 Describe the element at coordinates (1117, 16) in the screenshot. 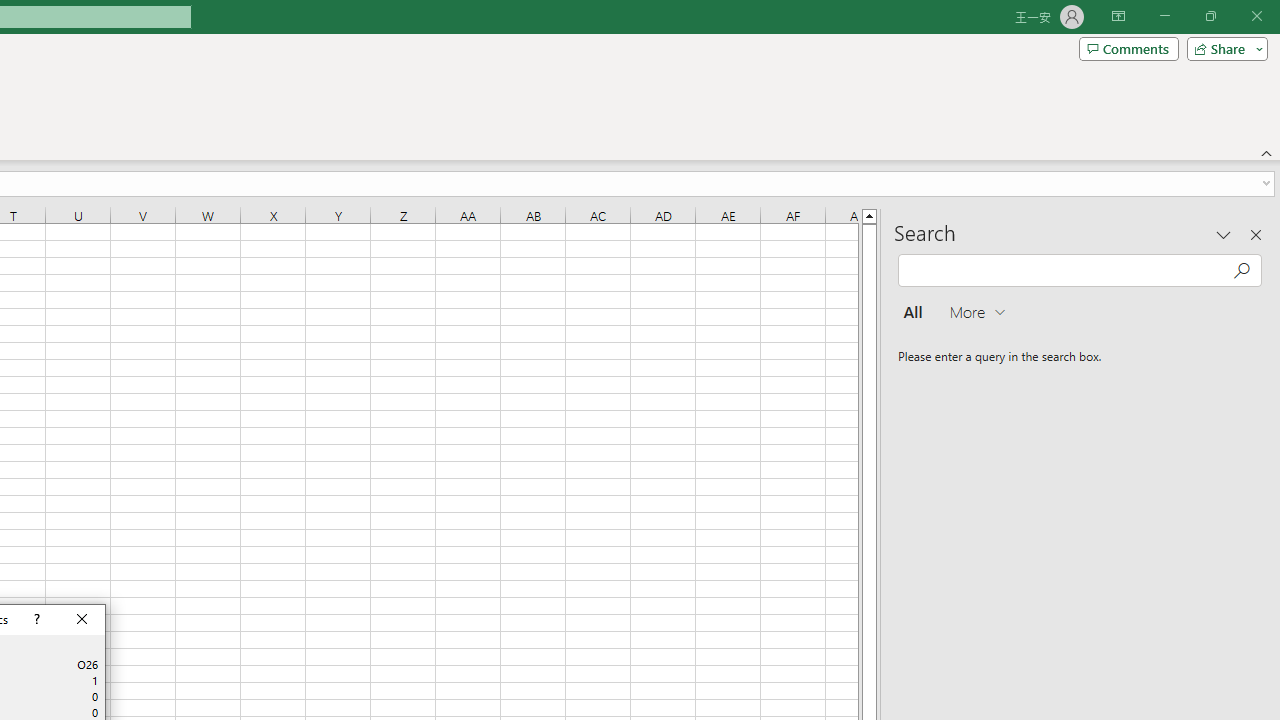

I see `'Ribbon Display Options'` at that location.